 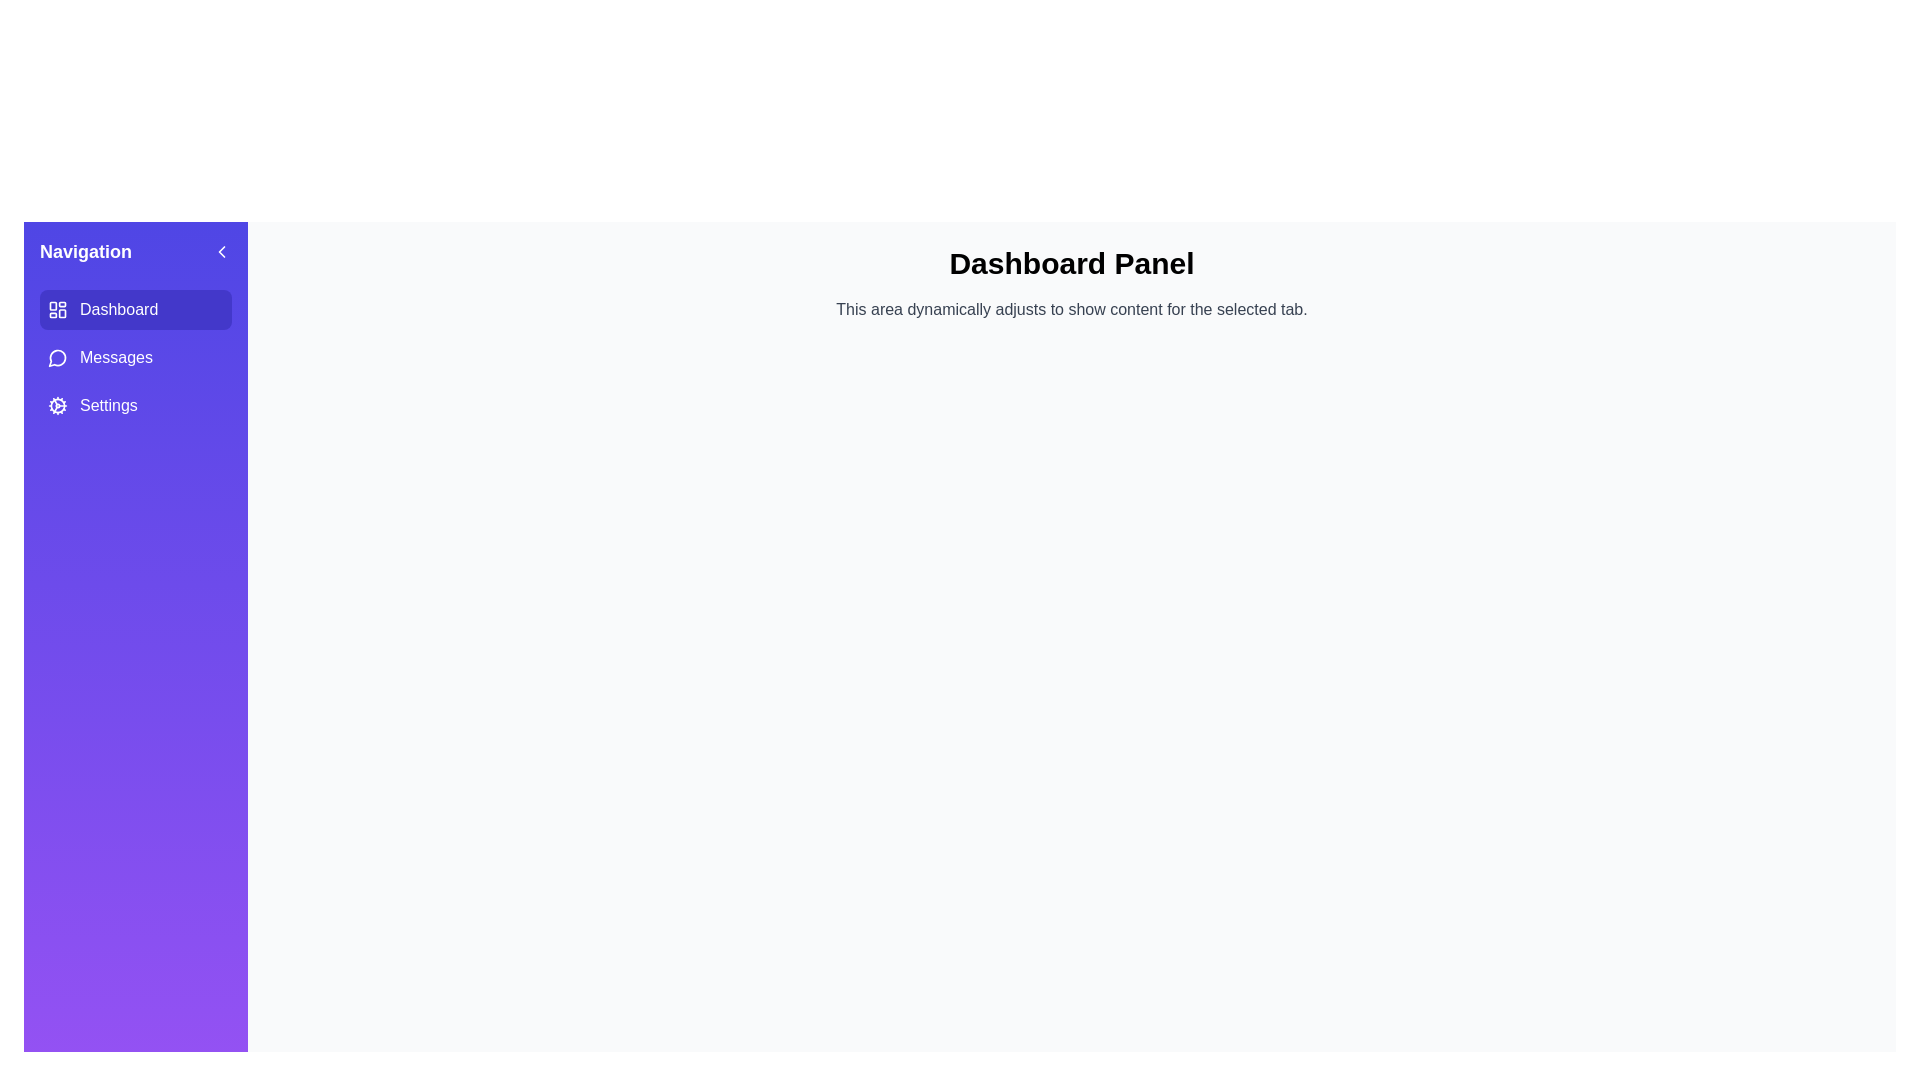 I want to click on the tab labeled Settings in the navigation drawer, so click(x=134, y=405).